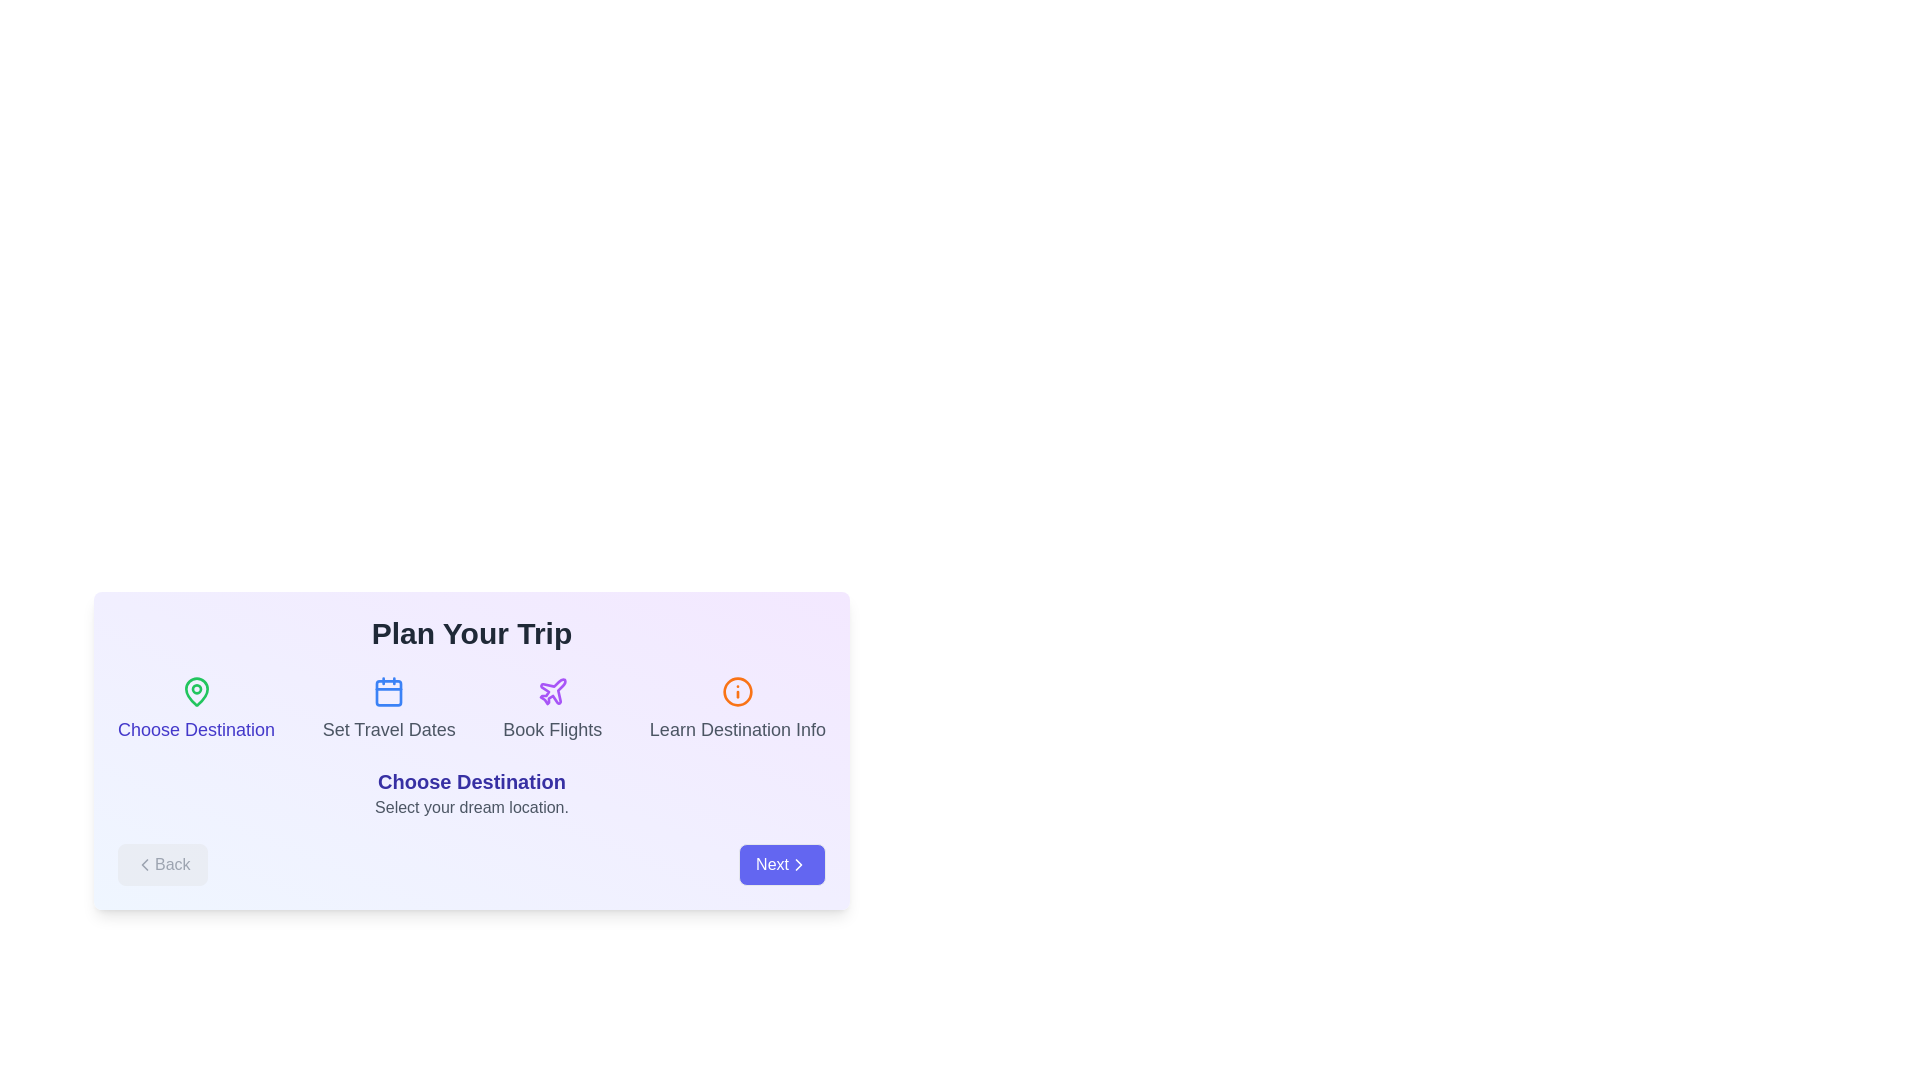 The width and height of the screenshot is (1920, 1080). What do you see at coordinates (143, 863) in the screenshot?
I see `the backward navigation icon located in the lower-left corner of the interface, labeled with the text 'Back'` at bounding box center [143, 863].